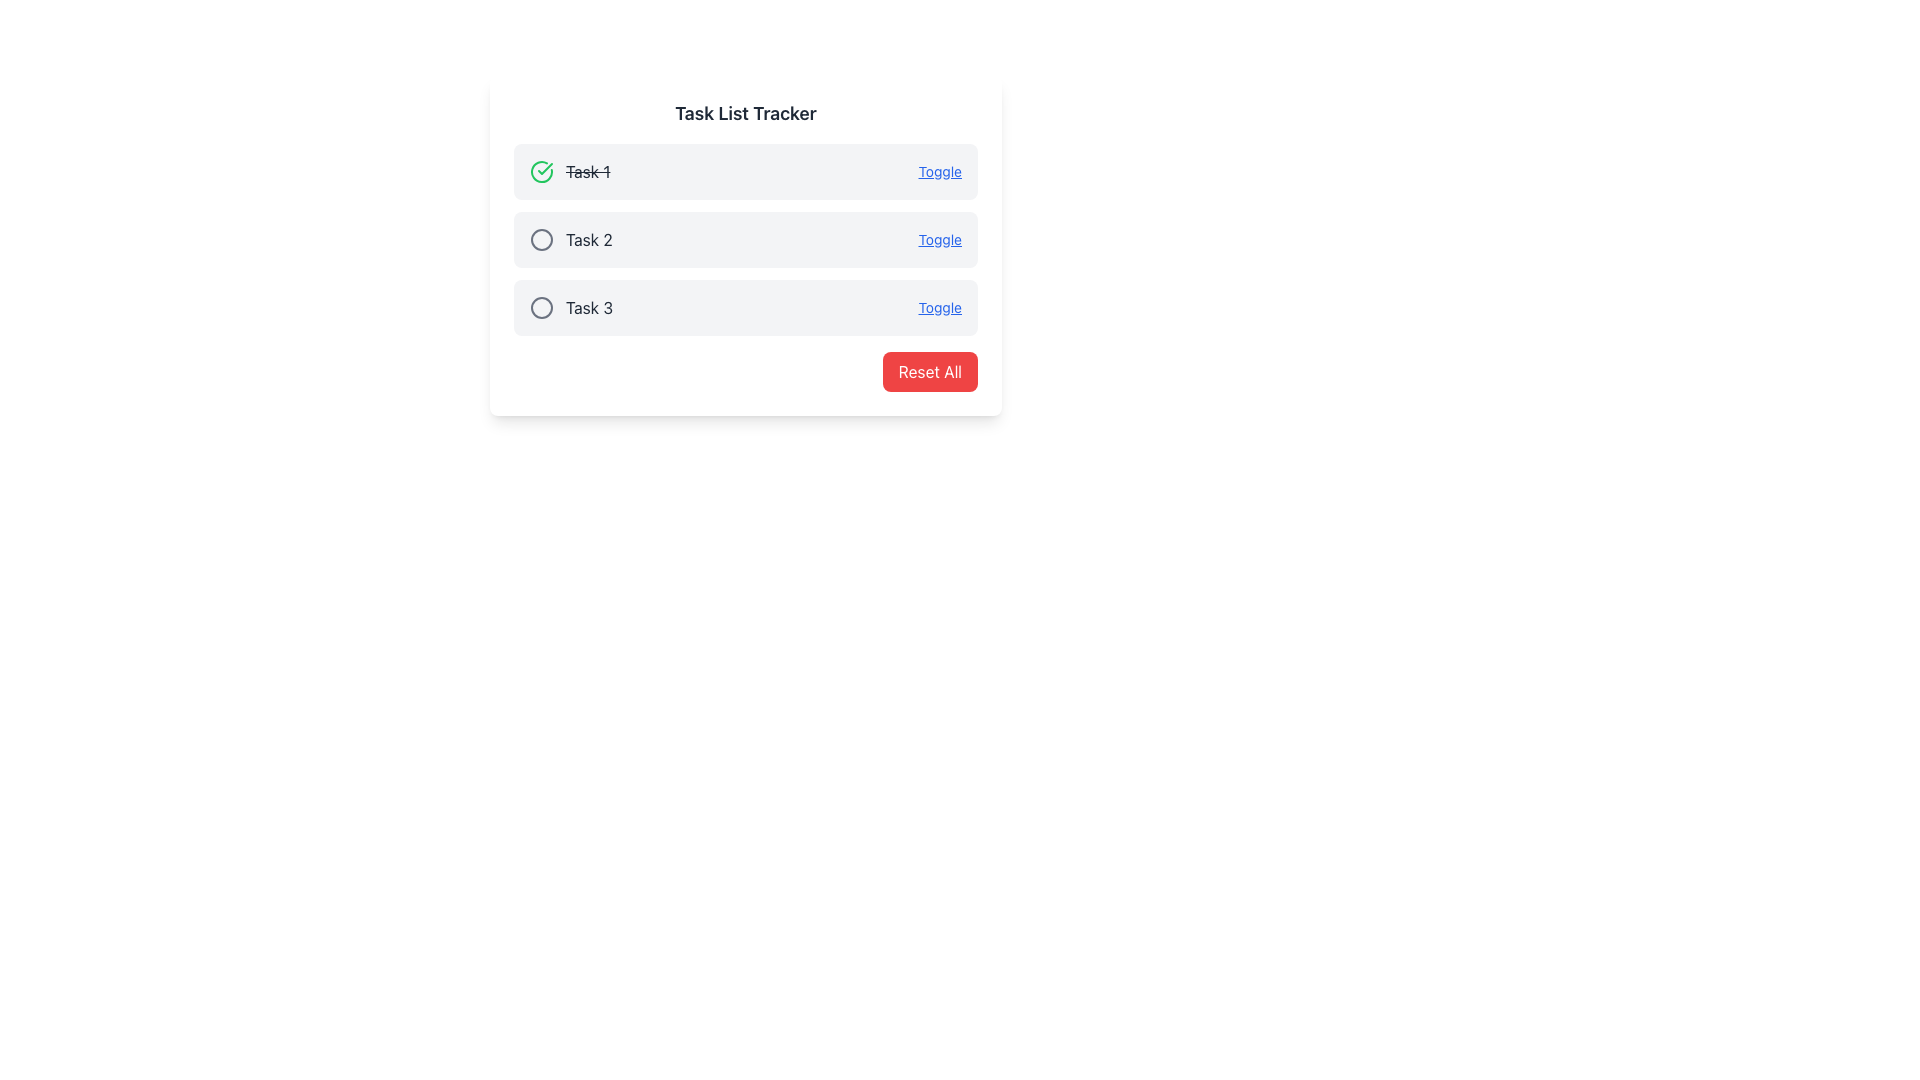 The image size is (1920, 1080). I want to click on the icon located to the left of 'Task 3' in the 'Task List Tracker' to interact with it, so click(542, 308).